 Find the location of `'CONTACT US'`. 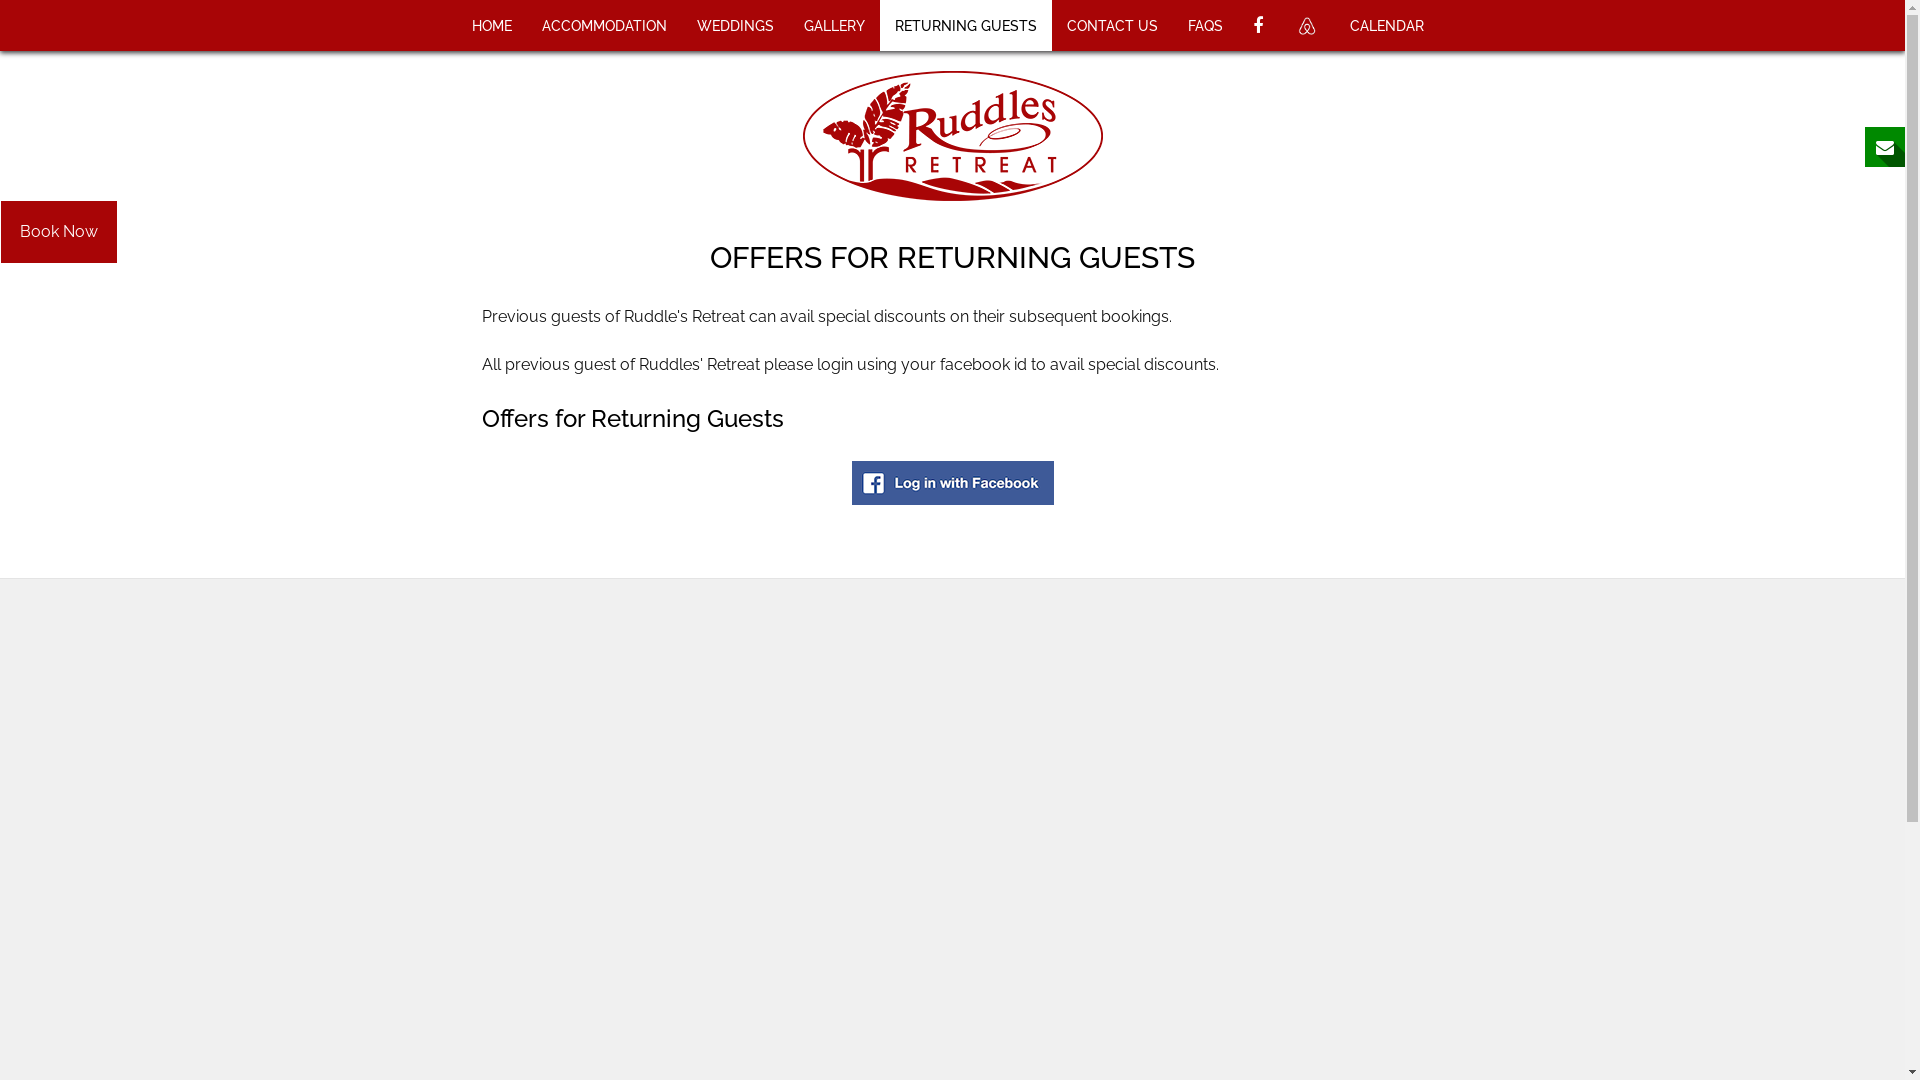

'CONTACT US' is located at coordinates (1111, 25).